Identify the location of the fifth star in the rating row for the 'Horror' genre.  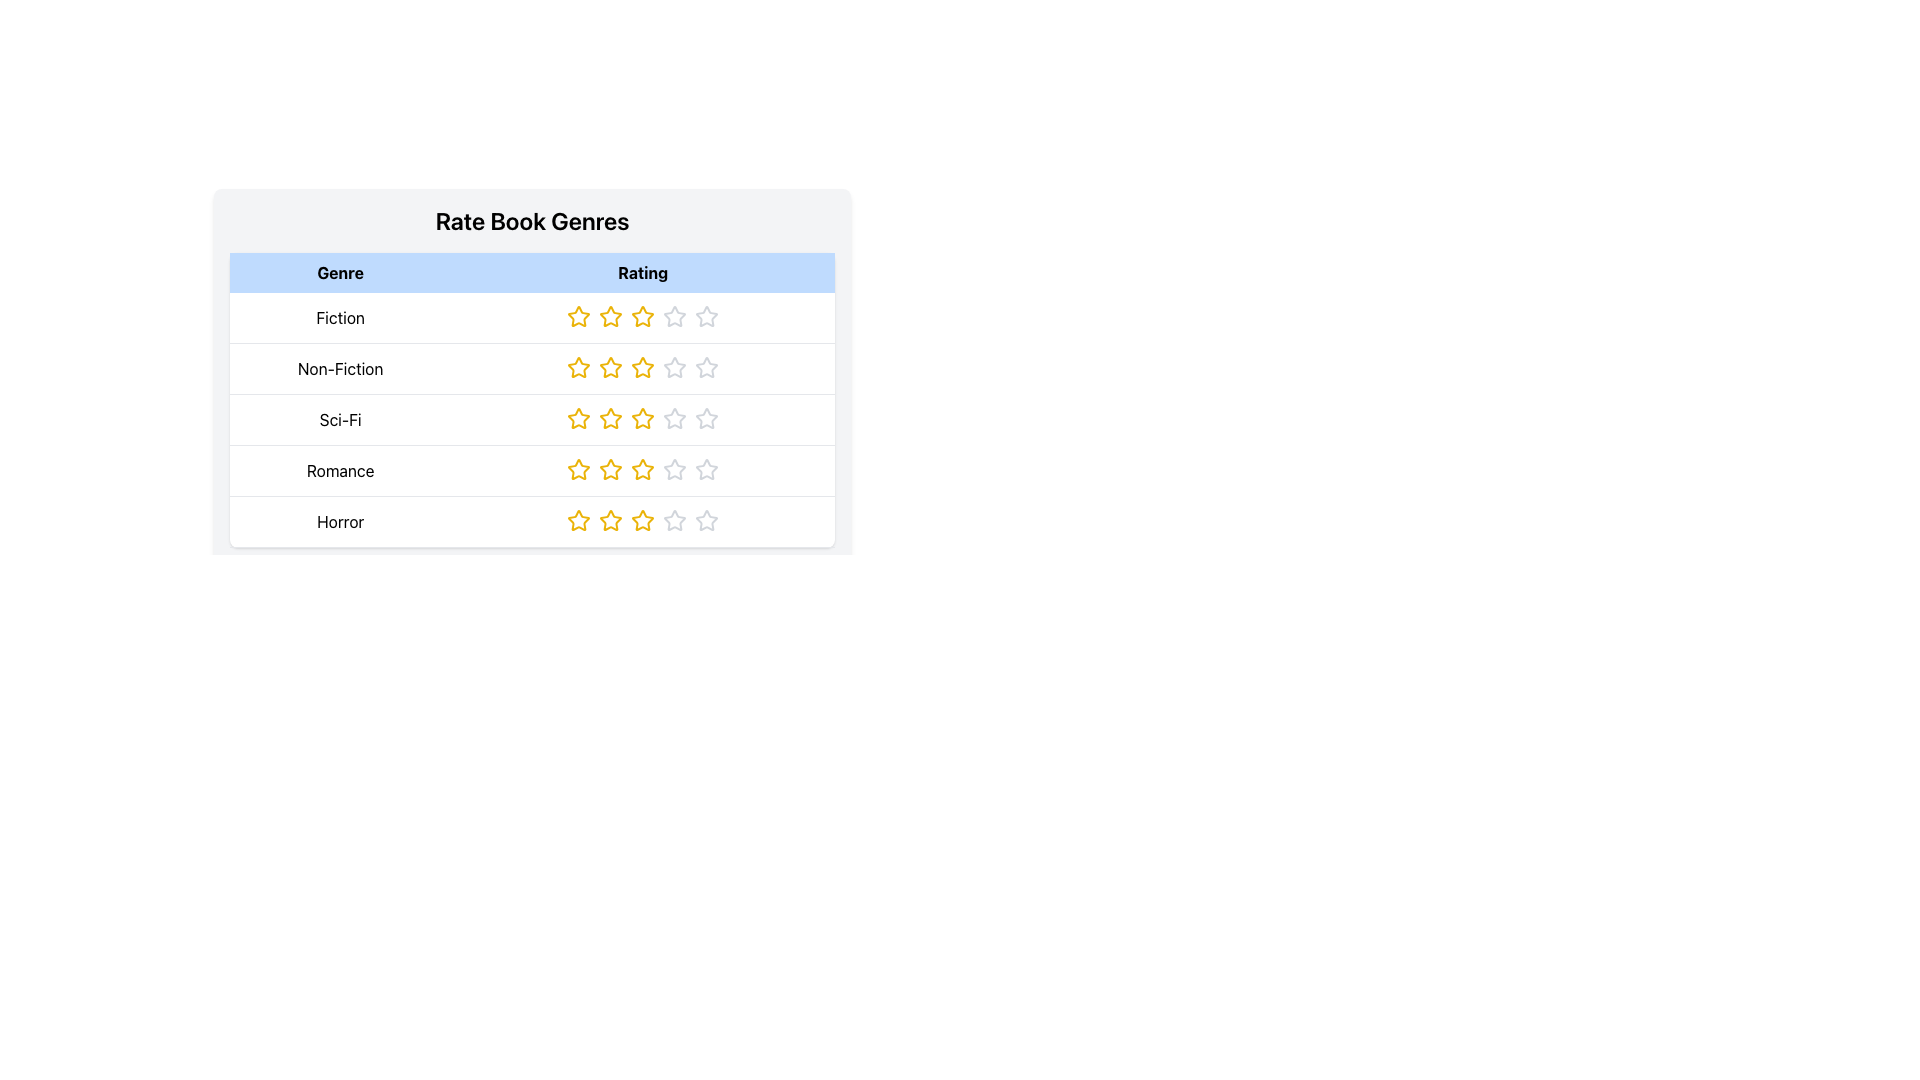
(675, 519).